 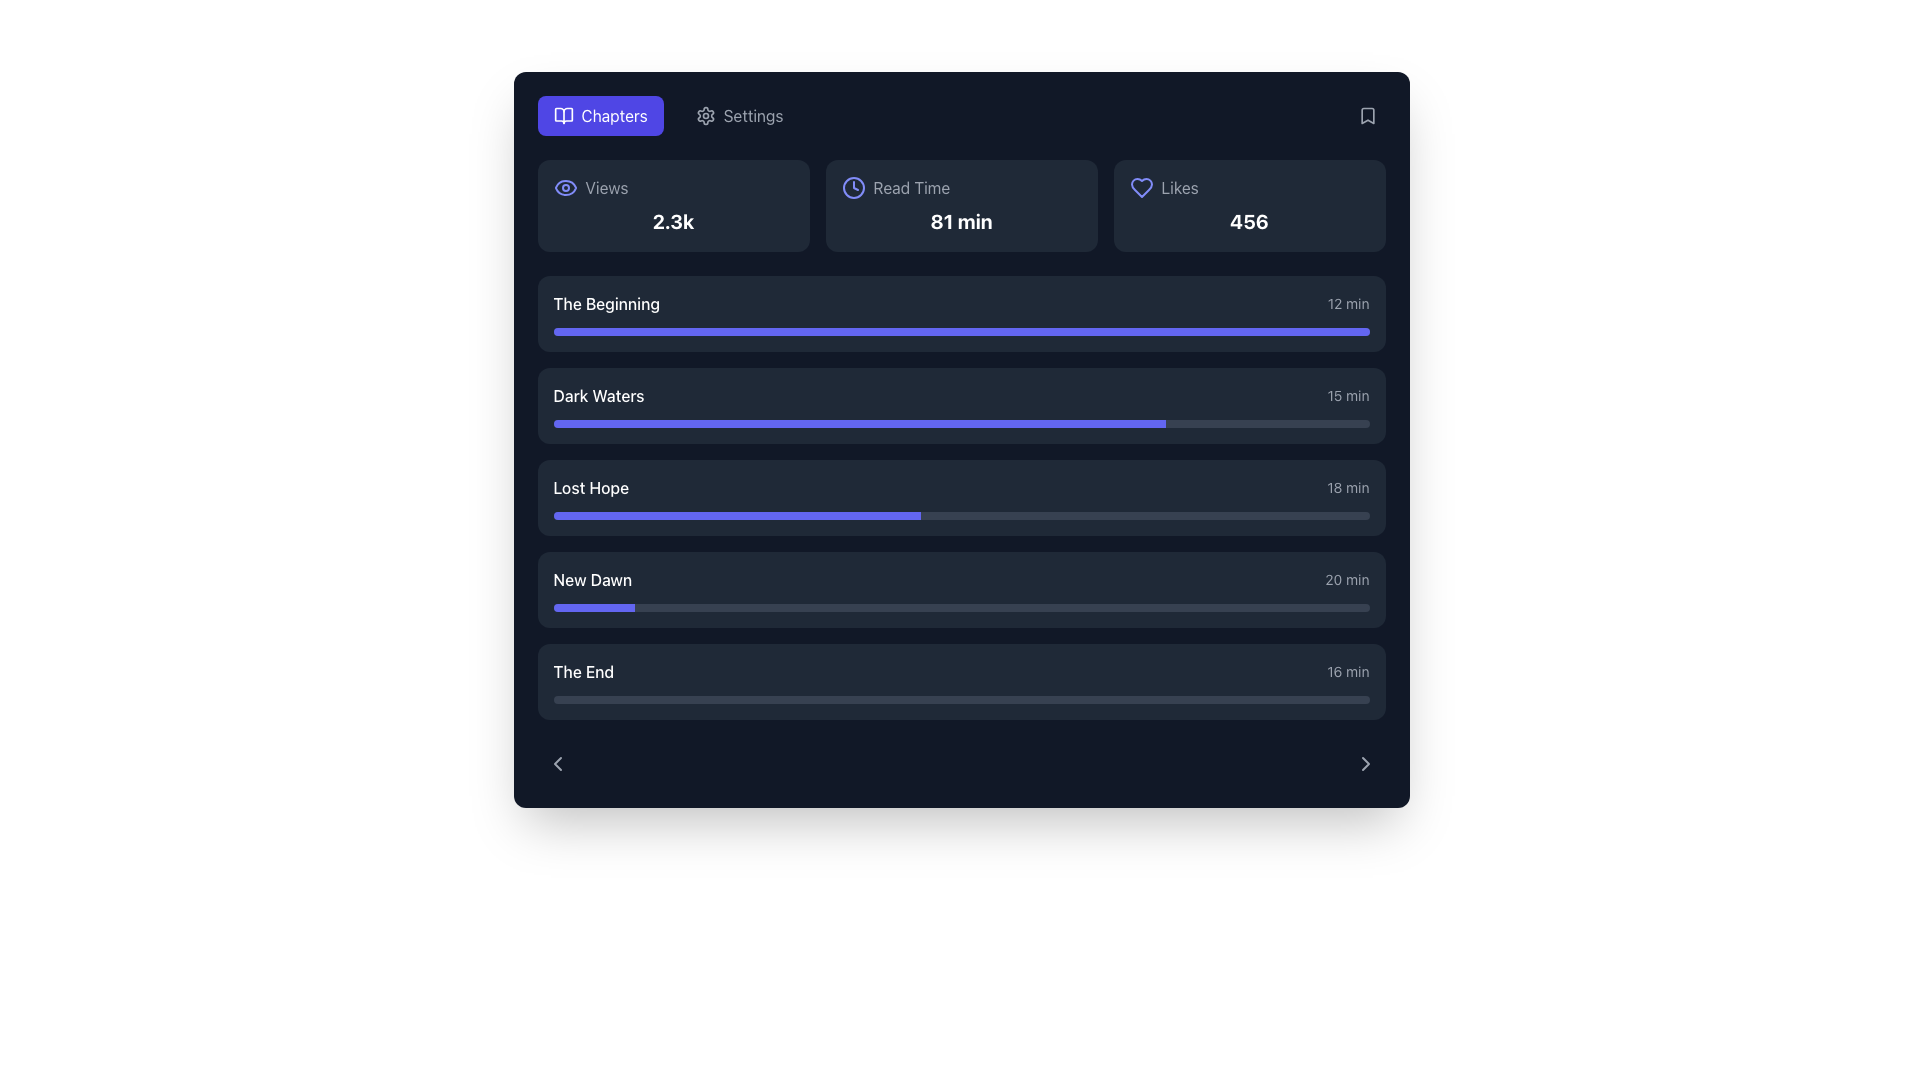 What do you see at coordinates (961, 423) in the screenshot?
I see `the progress bar representing the task completion for 'Dark Waters', located below the text 'Dark Waters' and '15 min'` at bounding box center [961, 423].